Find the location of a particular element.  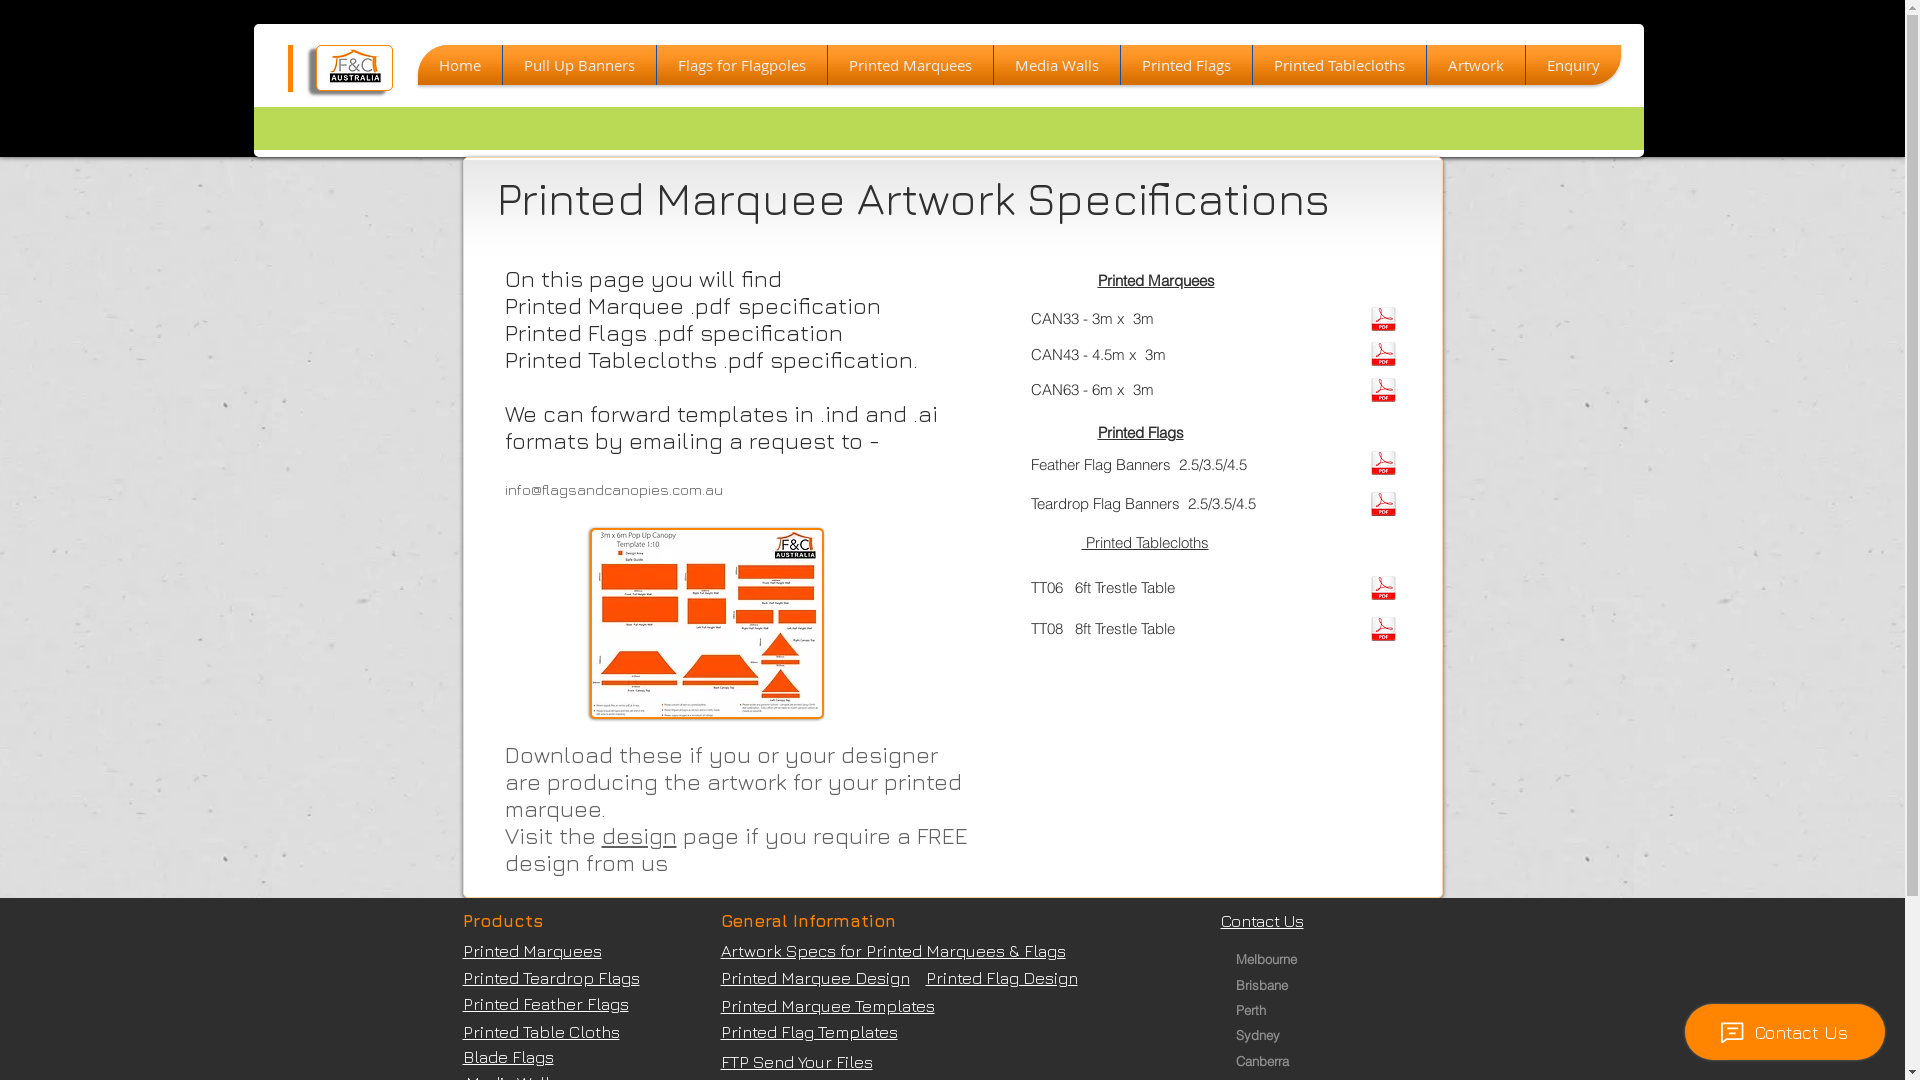

'Home' is located at coordinates (459, 64).